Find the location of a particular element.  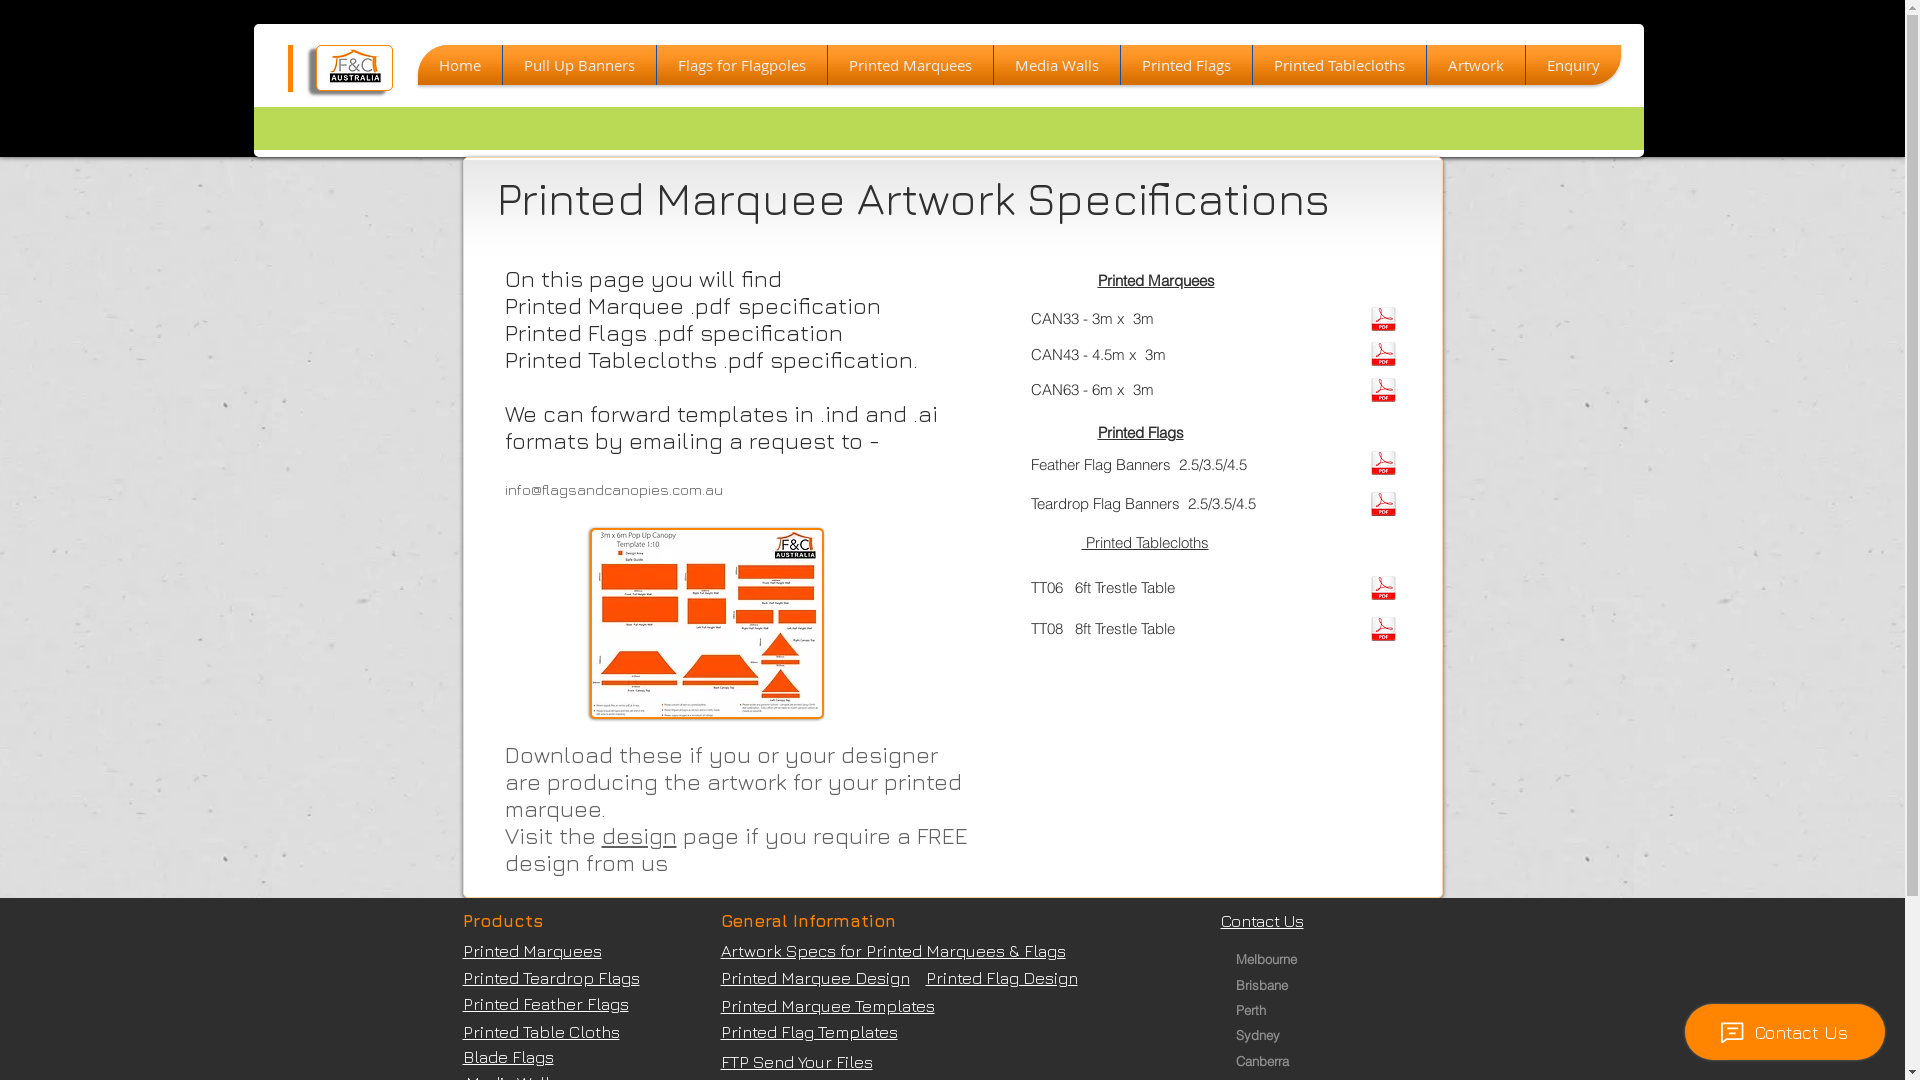

'Home' is located at coordinates (459, 64).